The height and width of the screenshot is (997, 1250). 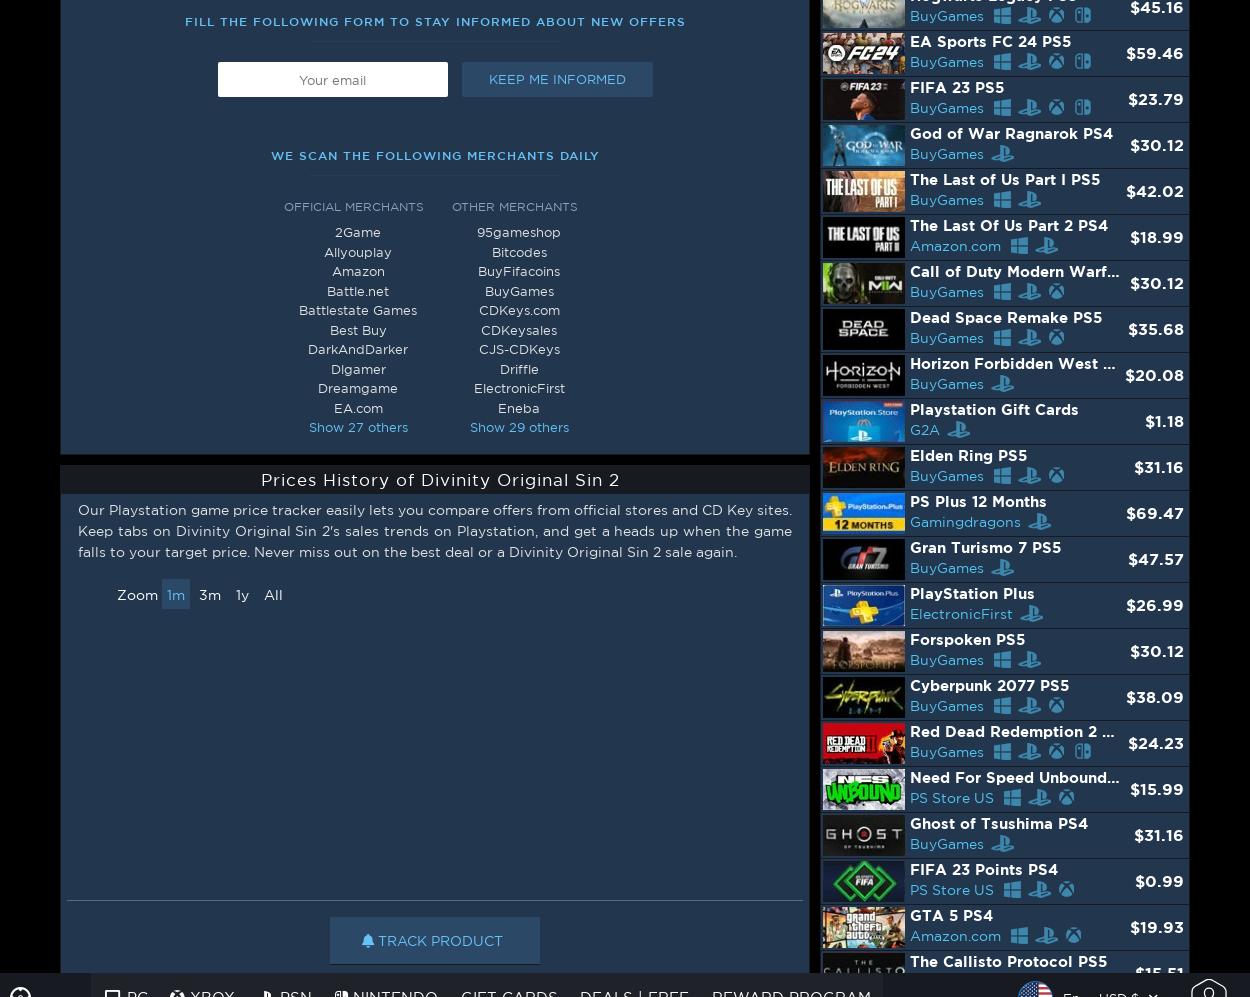 What do you see at coordinates (82, 948) in the screenshot?
I see `'Allkeyshop Extension
									?'` at bounding box center [82, 948].